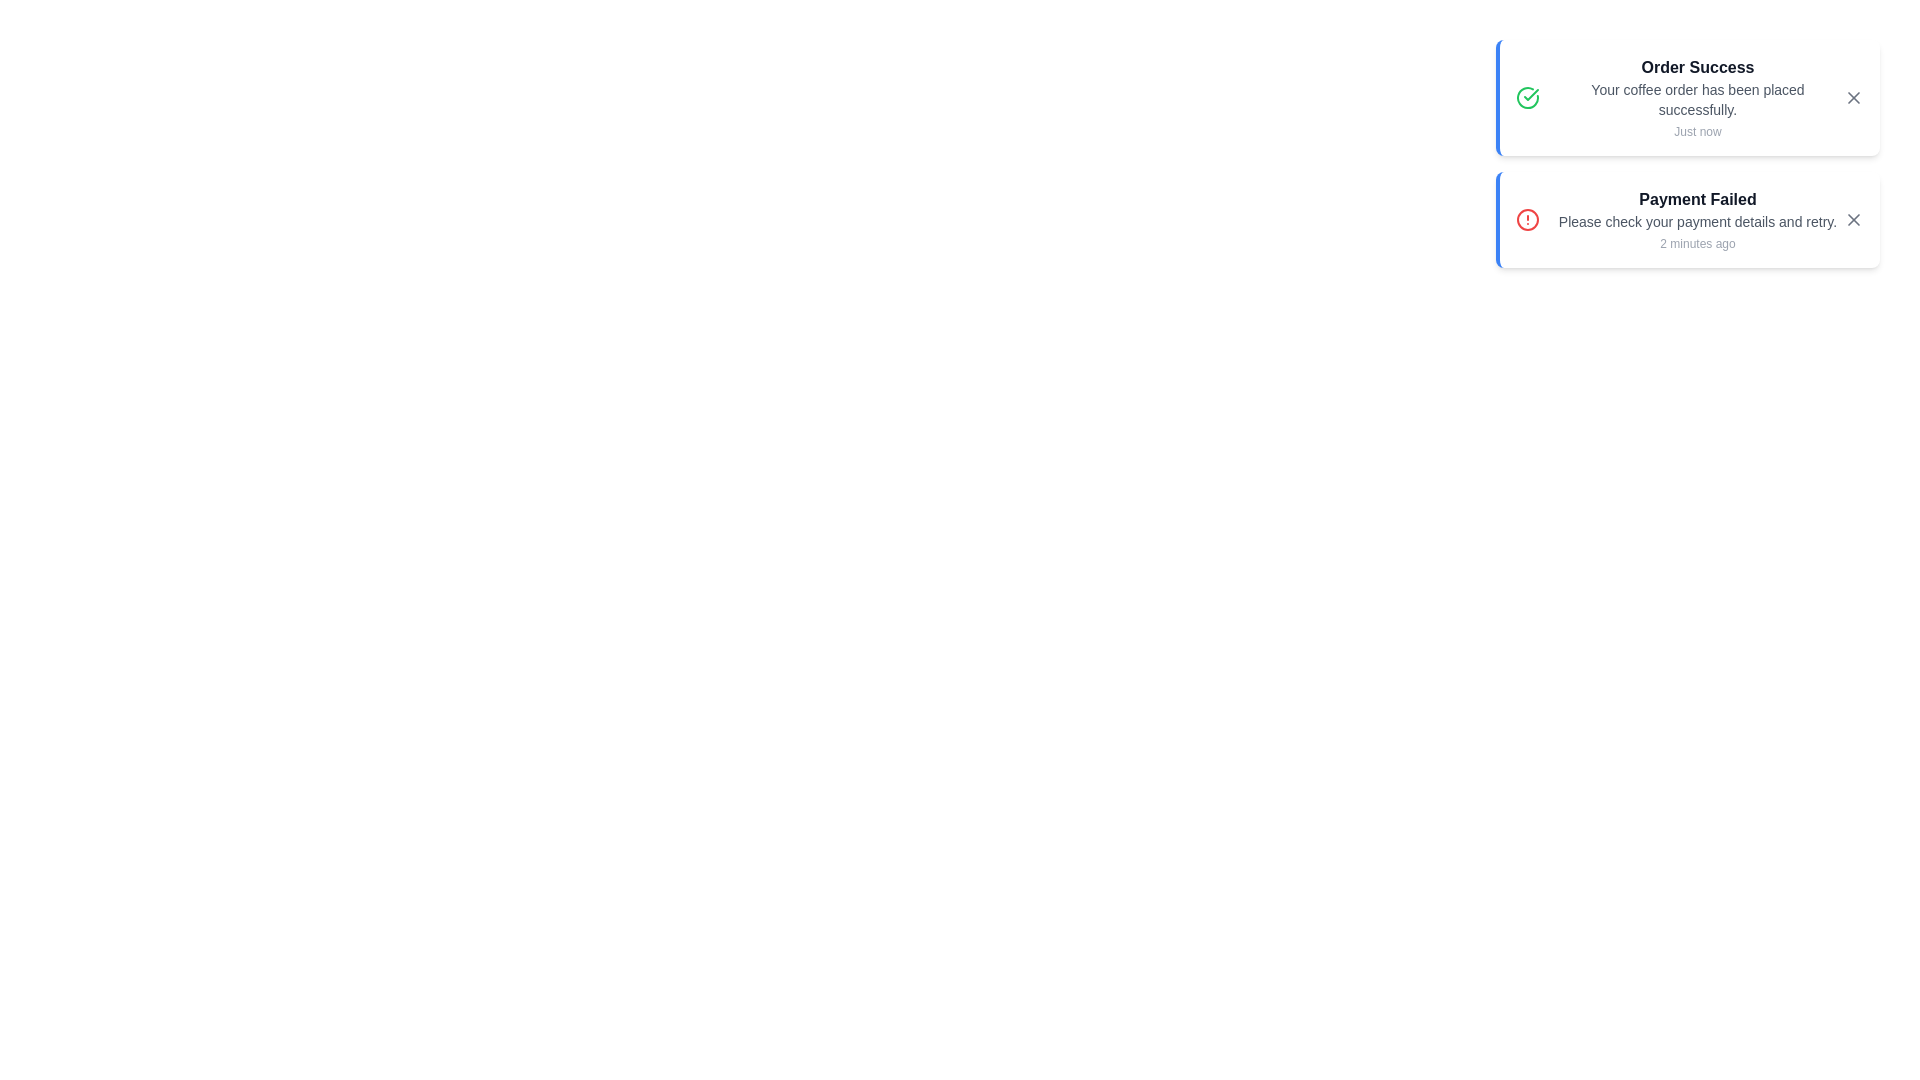  What do you see at coordinates (1526, 219) in the screenshot?
I see `the icon of the notification card with title Payment Failed` at bounding box center [1526, 219].